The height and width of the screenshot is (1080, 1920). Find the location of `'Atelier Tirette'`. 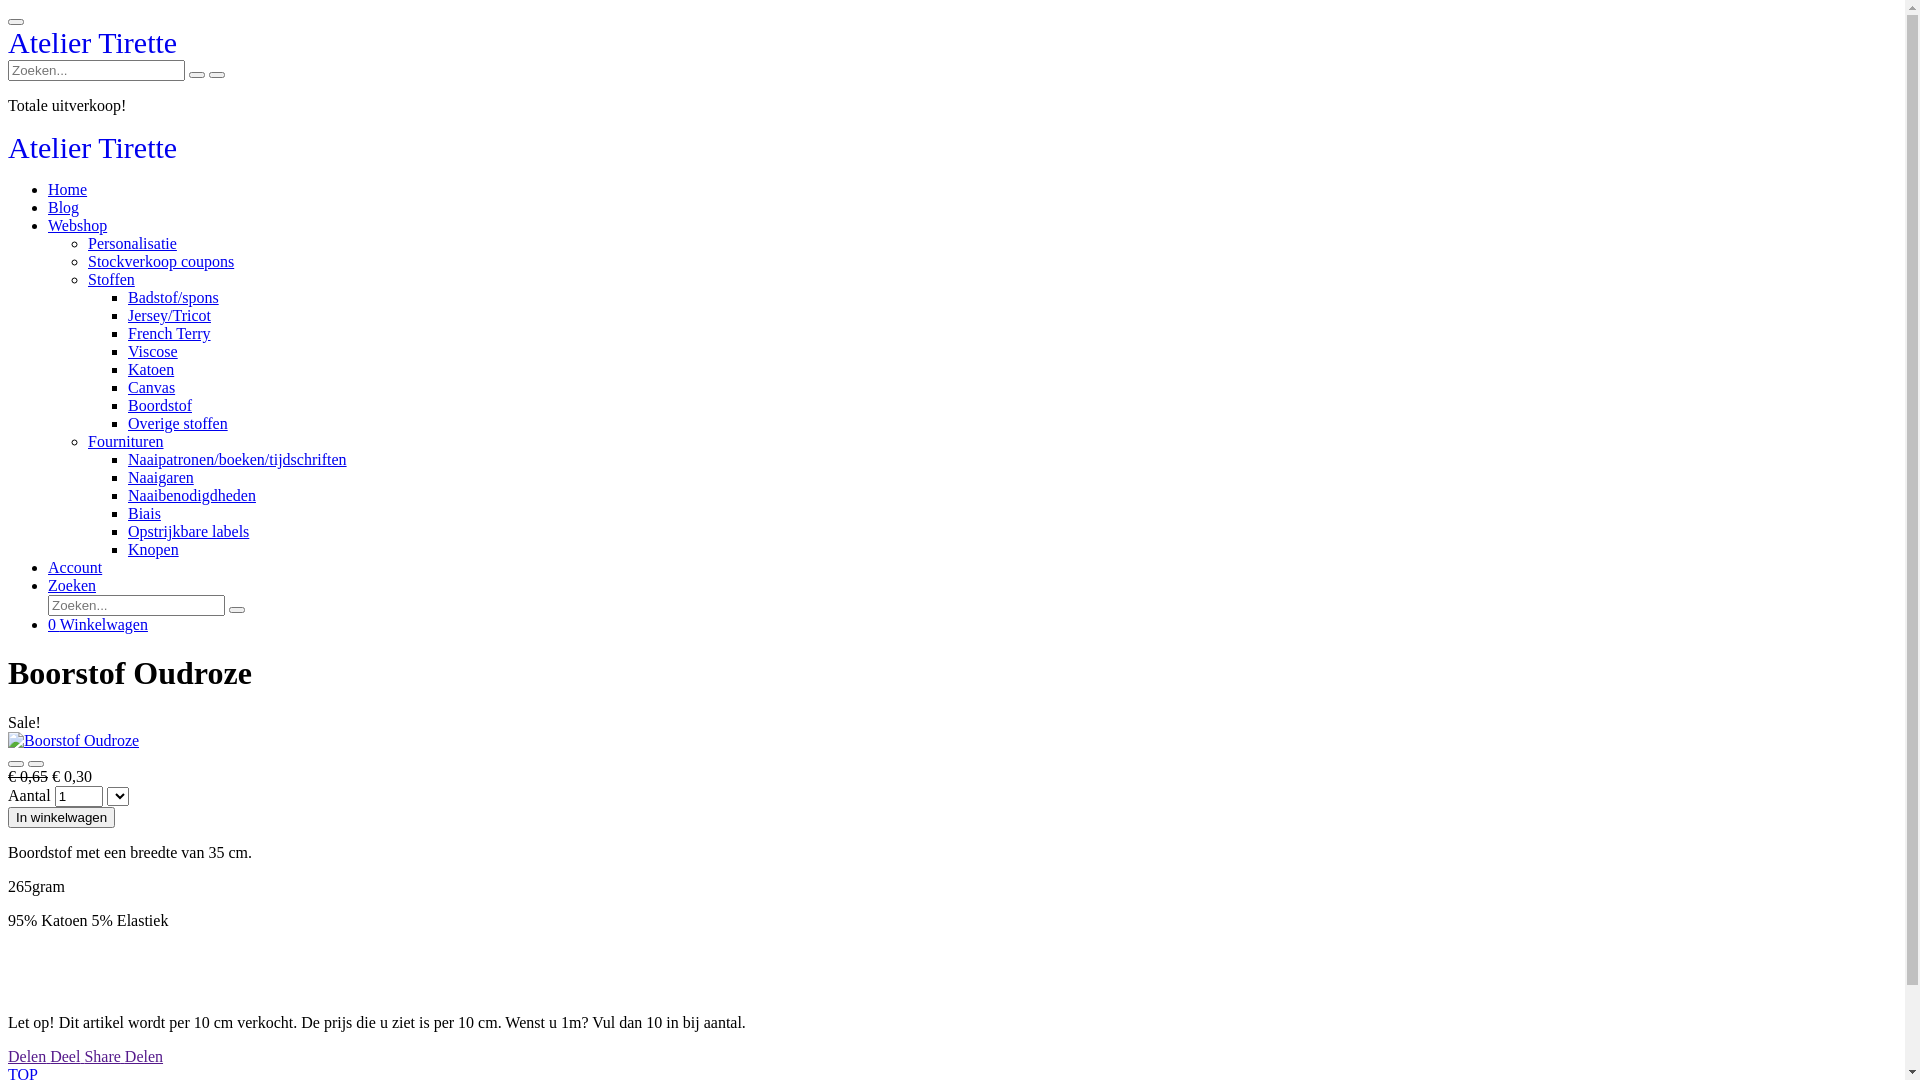

'Atelier Tirette' is located at coordinates (91, 46).